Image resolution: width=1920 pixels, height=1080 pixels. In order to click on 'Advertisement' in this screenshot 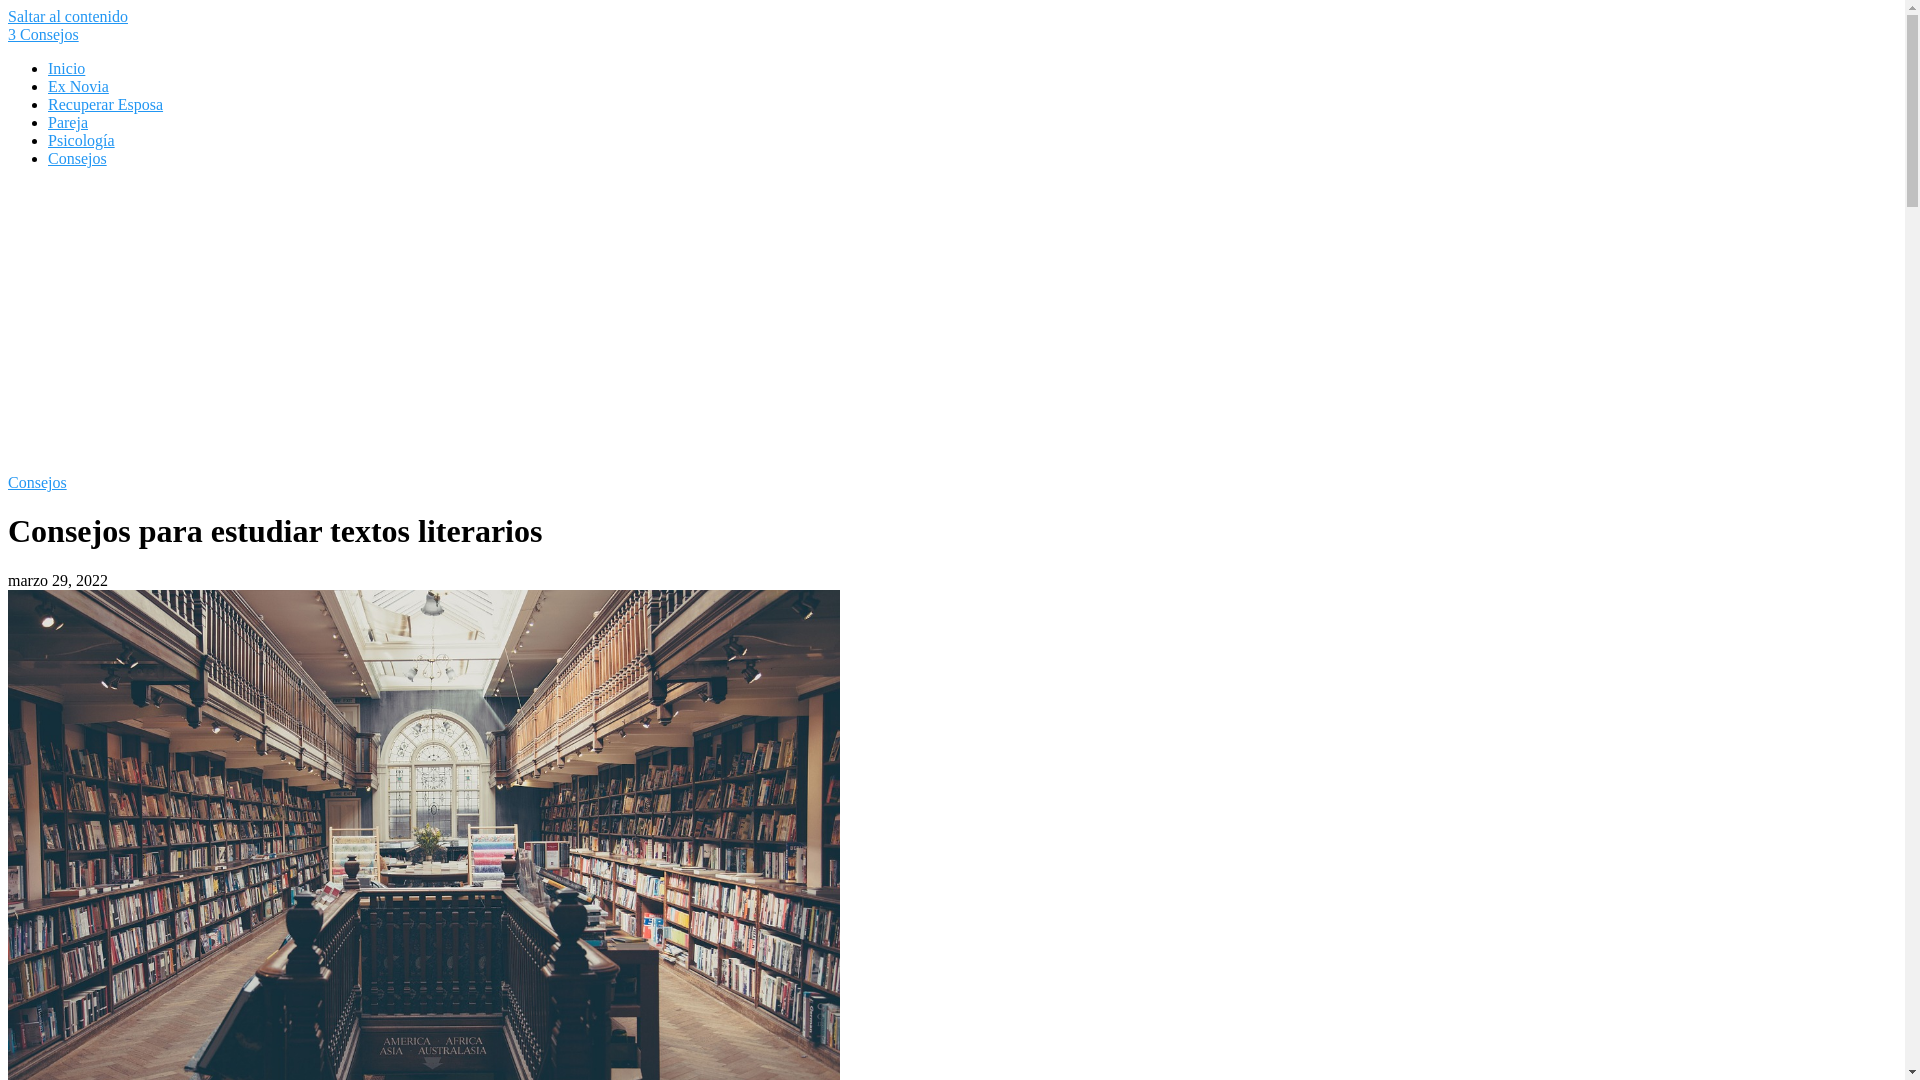, I will do `click(950, 323)`.